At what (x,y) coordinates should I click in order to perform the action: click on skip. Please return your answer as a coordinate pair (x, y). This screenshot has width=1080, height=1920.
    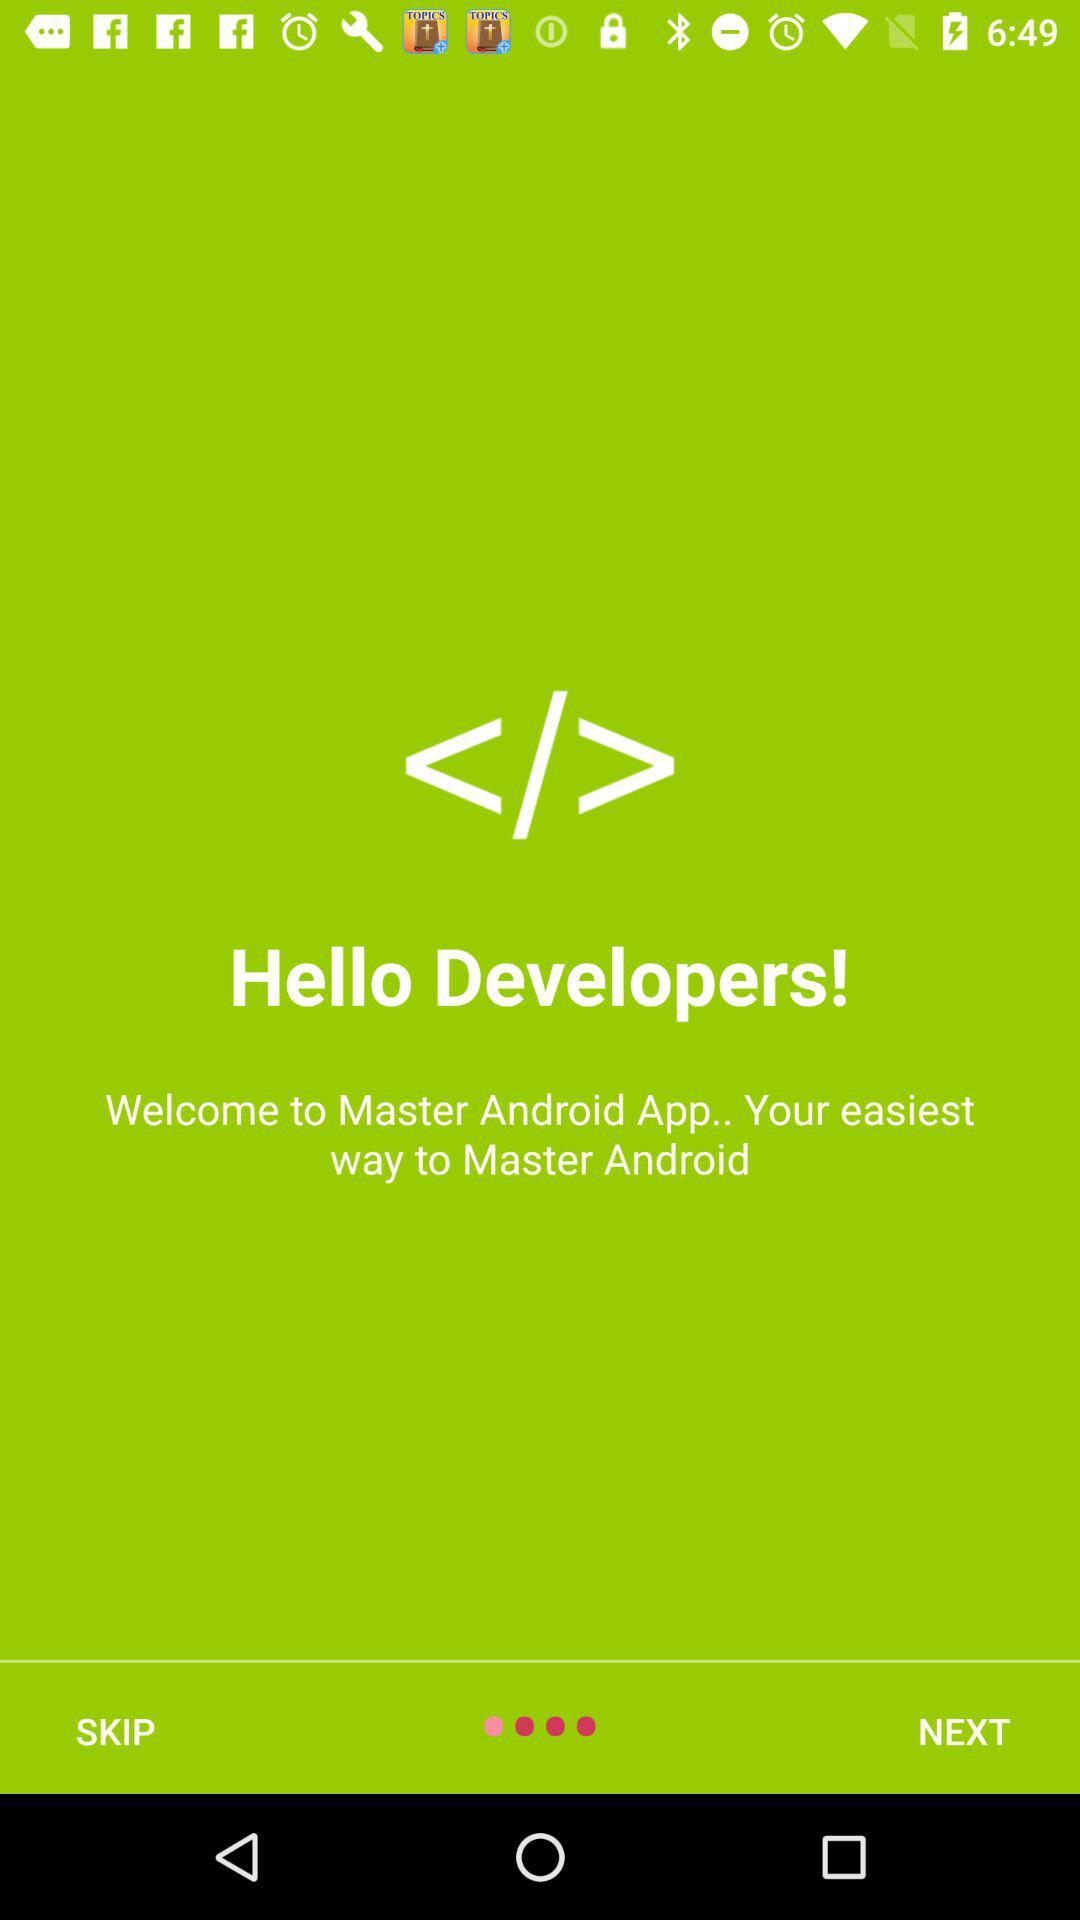
    Looking at the image, I should click on (115, 1730).